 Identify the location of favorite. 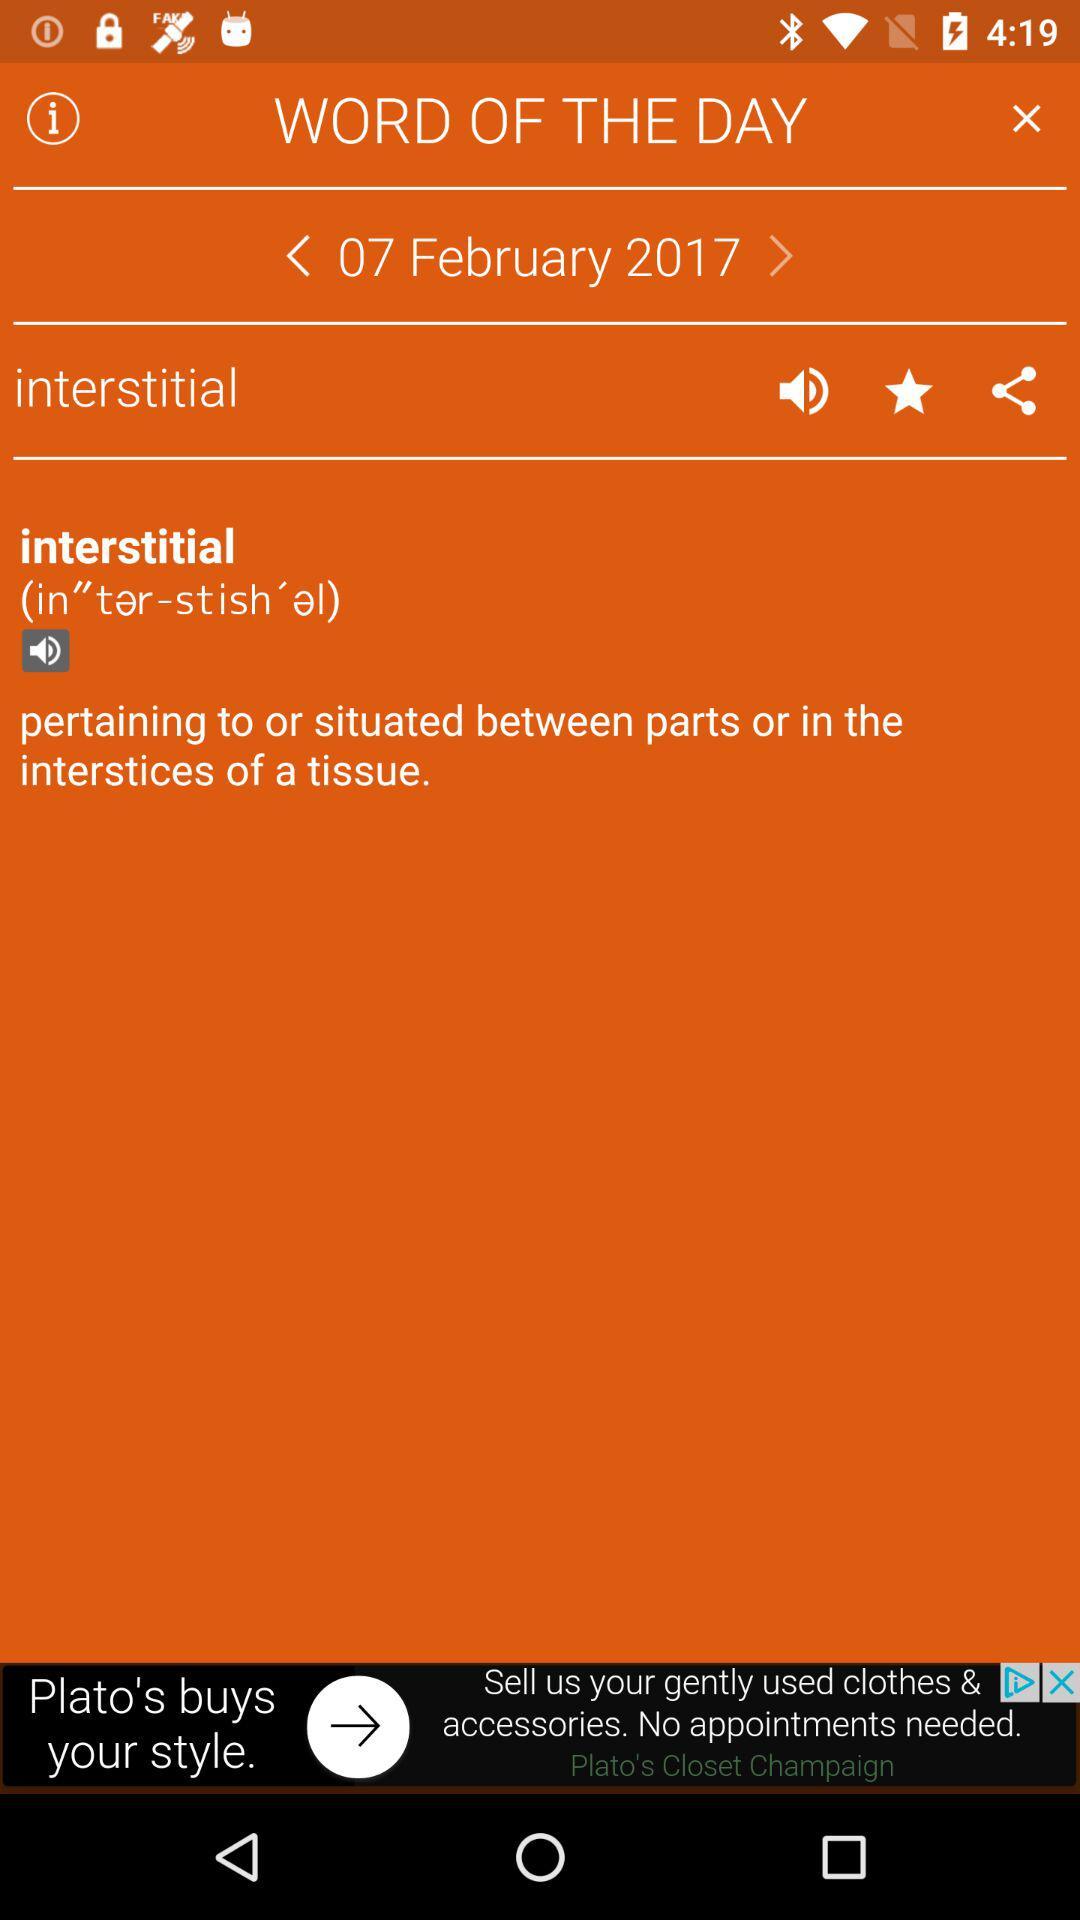
(909, 390).